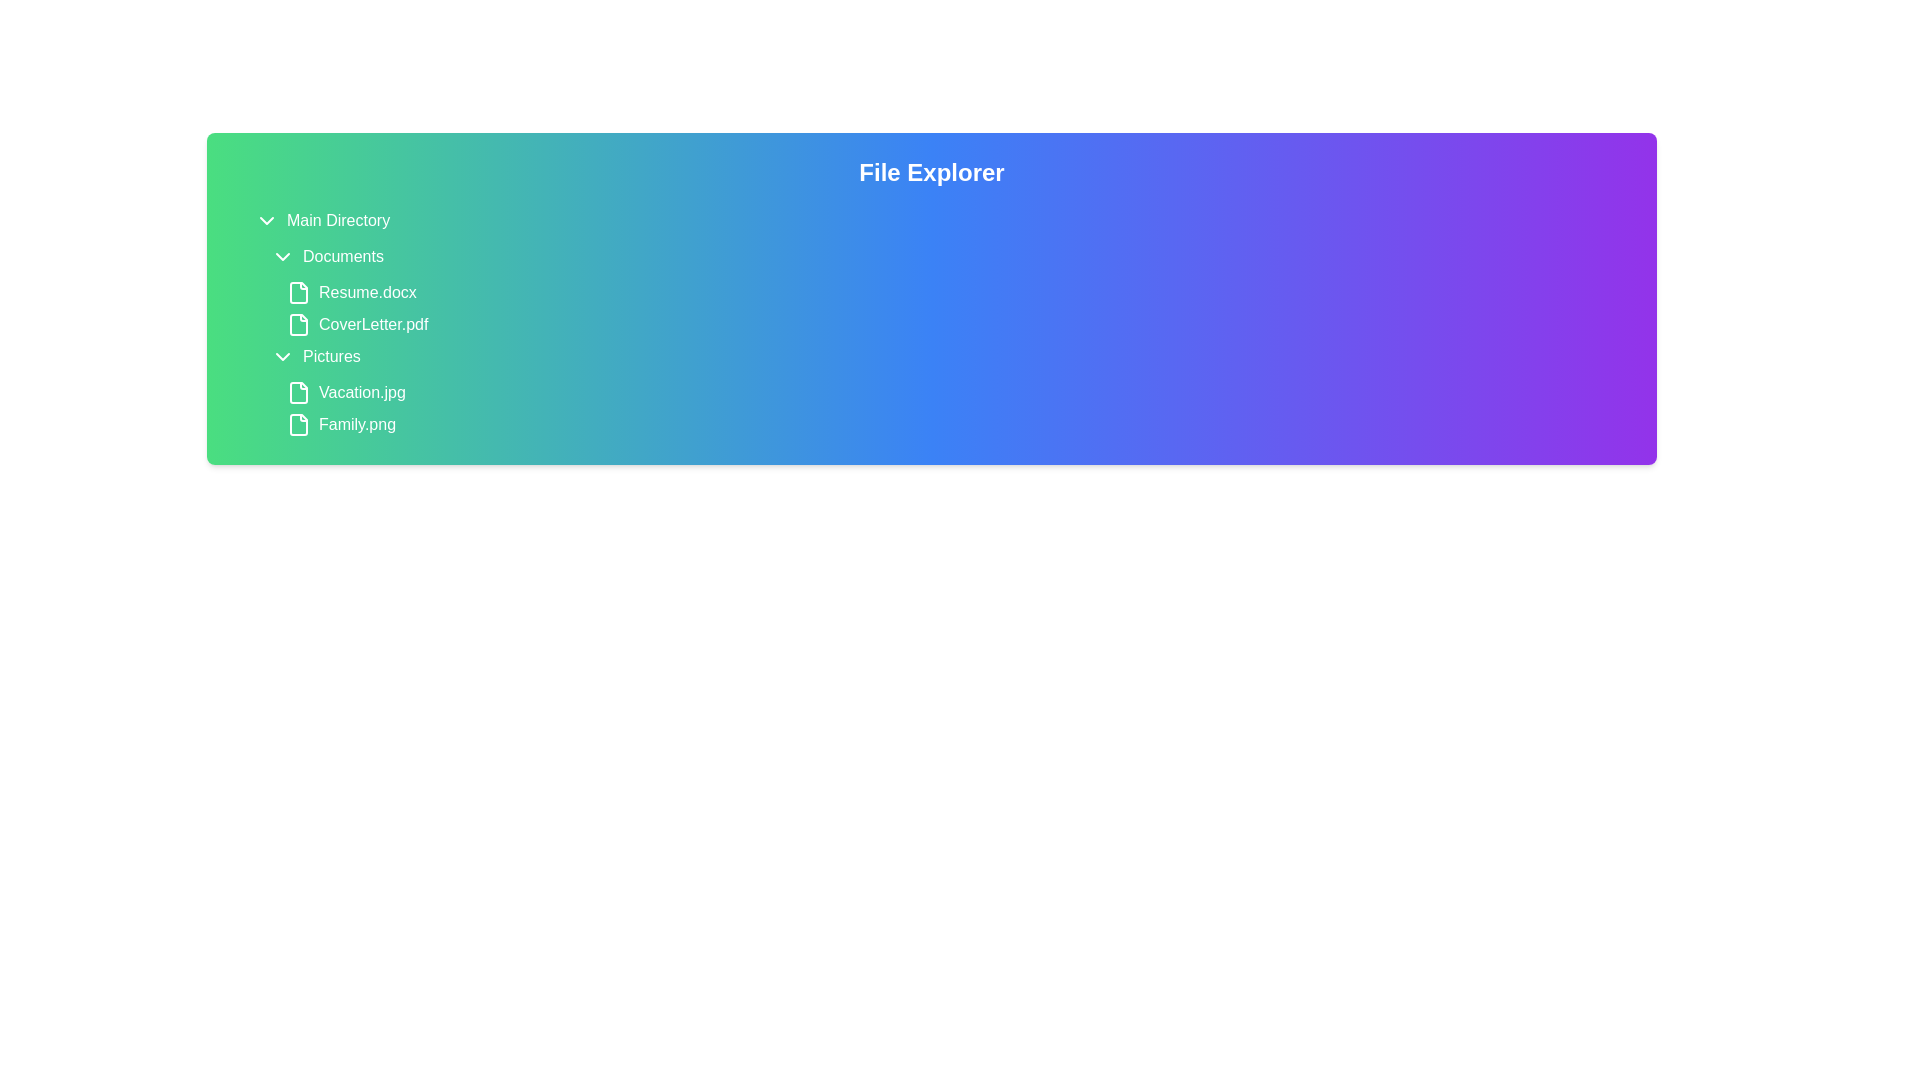 The image size is (1920, 1080). What do you see at coordinates (338, 220) in the screenshot?
I see `the 'Main Directory' label in the file explorer interface, which visually represents the name of the directory and is part of a clickable row with an expandable arrow icon` at bounding box center [338, 220].